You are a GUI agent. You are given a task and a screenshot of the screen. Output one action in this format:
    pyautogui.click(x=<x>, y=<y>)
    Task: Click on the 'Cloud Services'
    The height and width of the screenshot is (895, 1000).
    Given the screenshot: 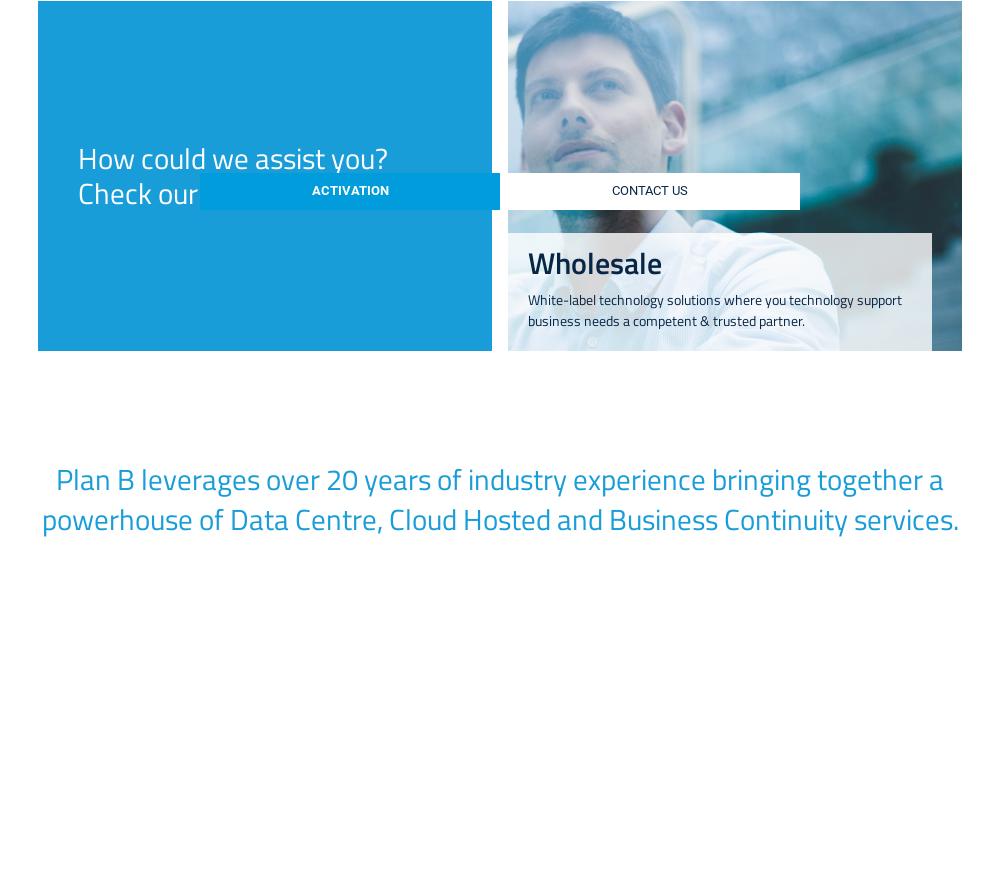 What is the action you would take?
    pyautogui.click(x=738, y=855)
    